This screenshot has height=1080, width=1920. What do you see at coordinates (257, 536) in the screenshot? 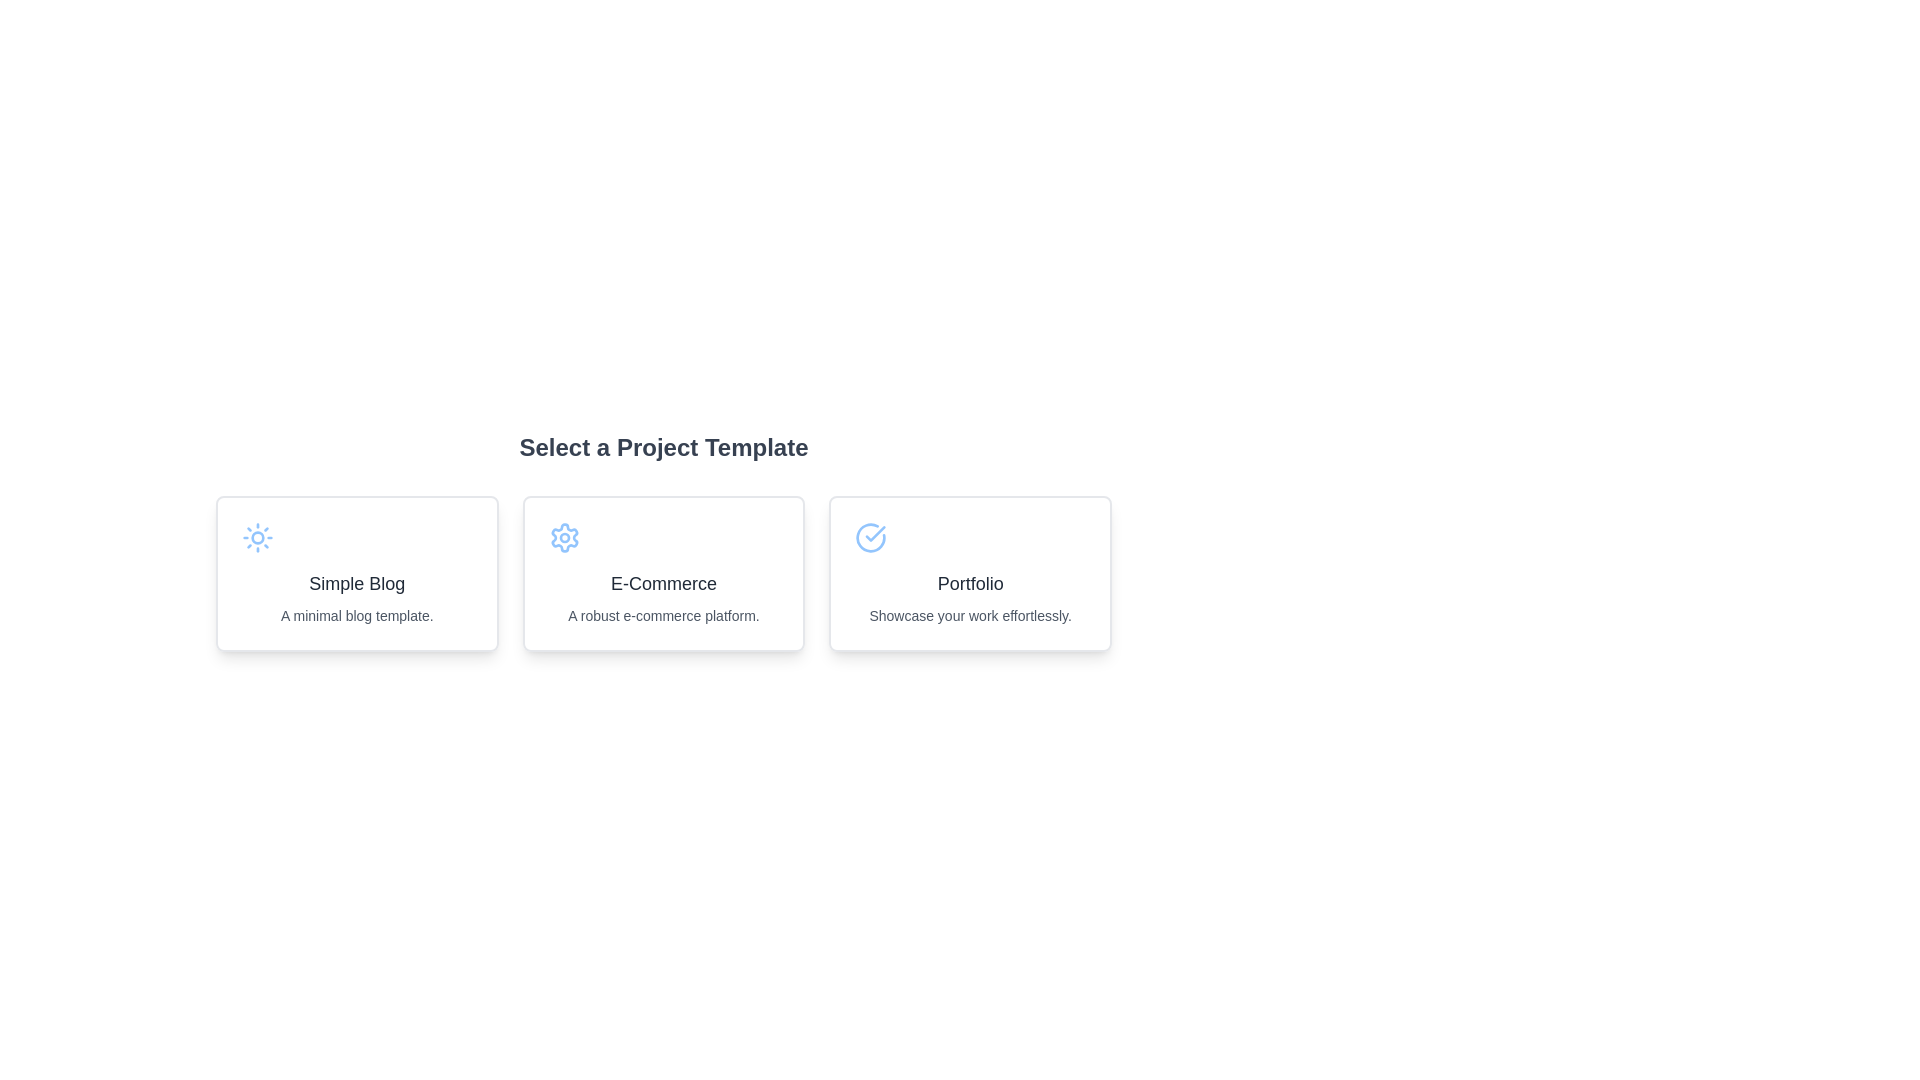
I see `the blue sun icon located at the top-center of the 'Simple Blog' card, which is visually prominent and positioned above the text 'Simple Blog' and 'A minimal blog template'` at bounding box center [257, 536].